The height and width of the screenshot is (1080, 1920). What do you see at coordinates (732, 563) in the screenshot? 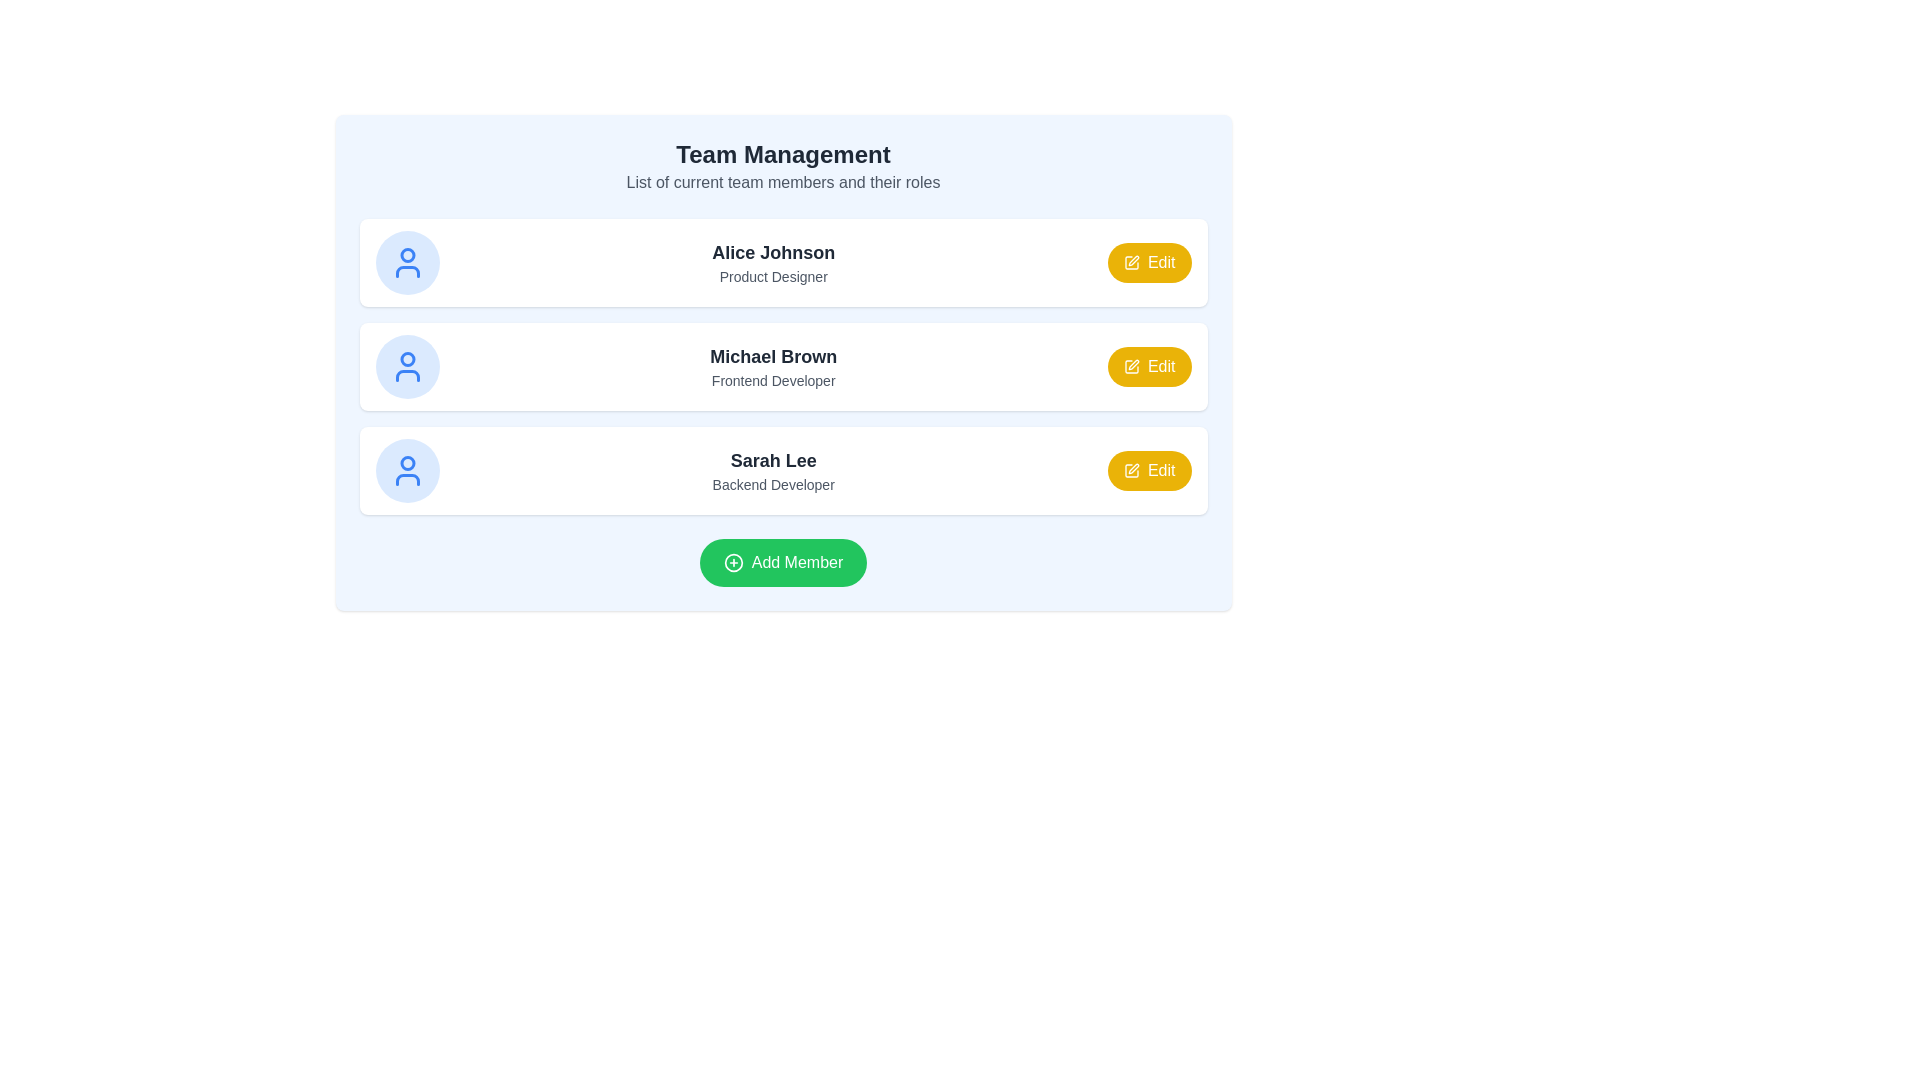
I see `the circular outline that is part of the 'Add Member' button at the bottom of the 'Team Management' panel` at bounding box center [732, 563].